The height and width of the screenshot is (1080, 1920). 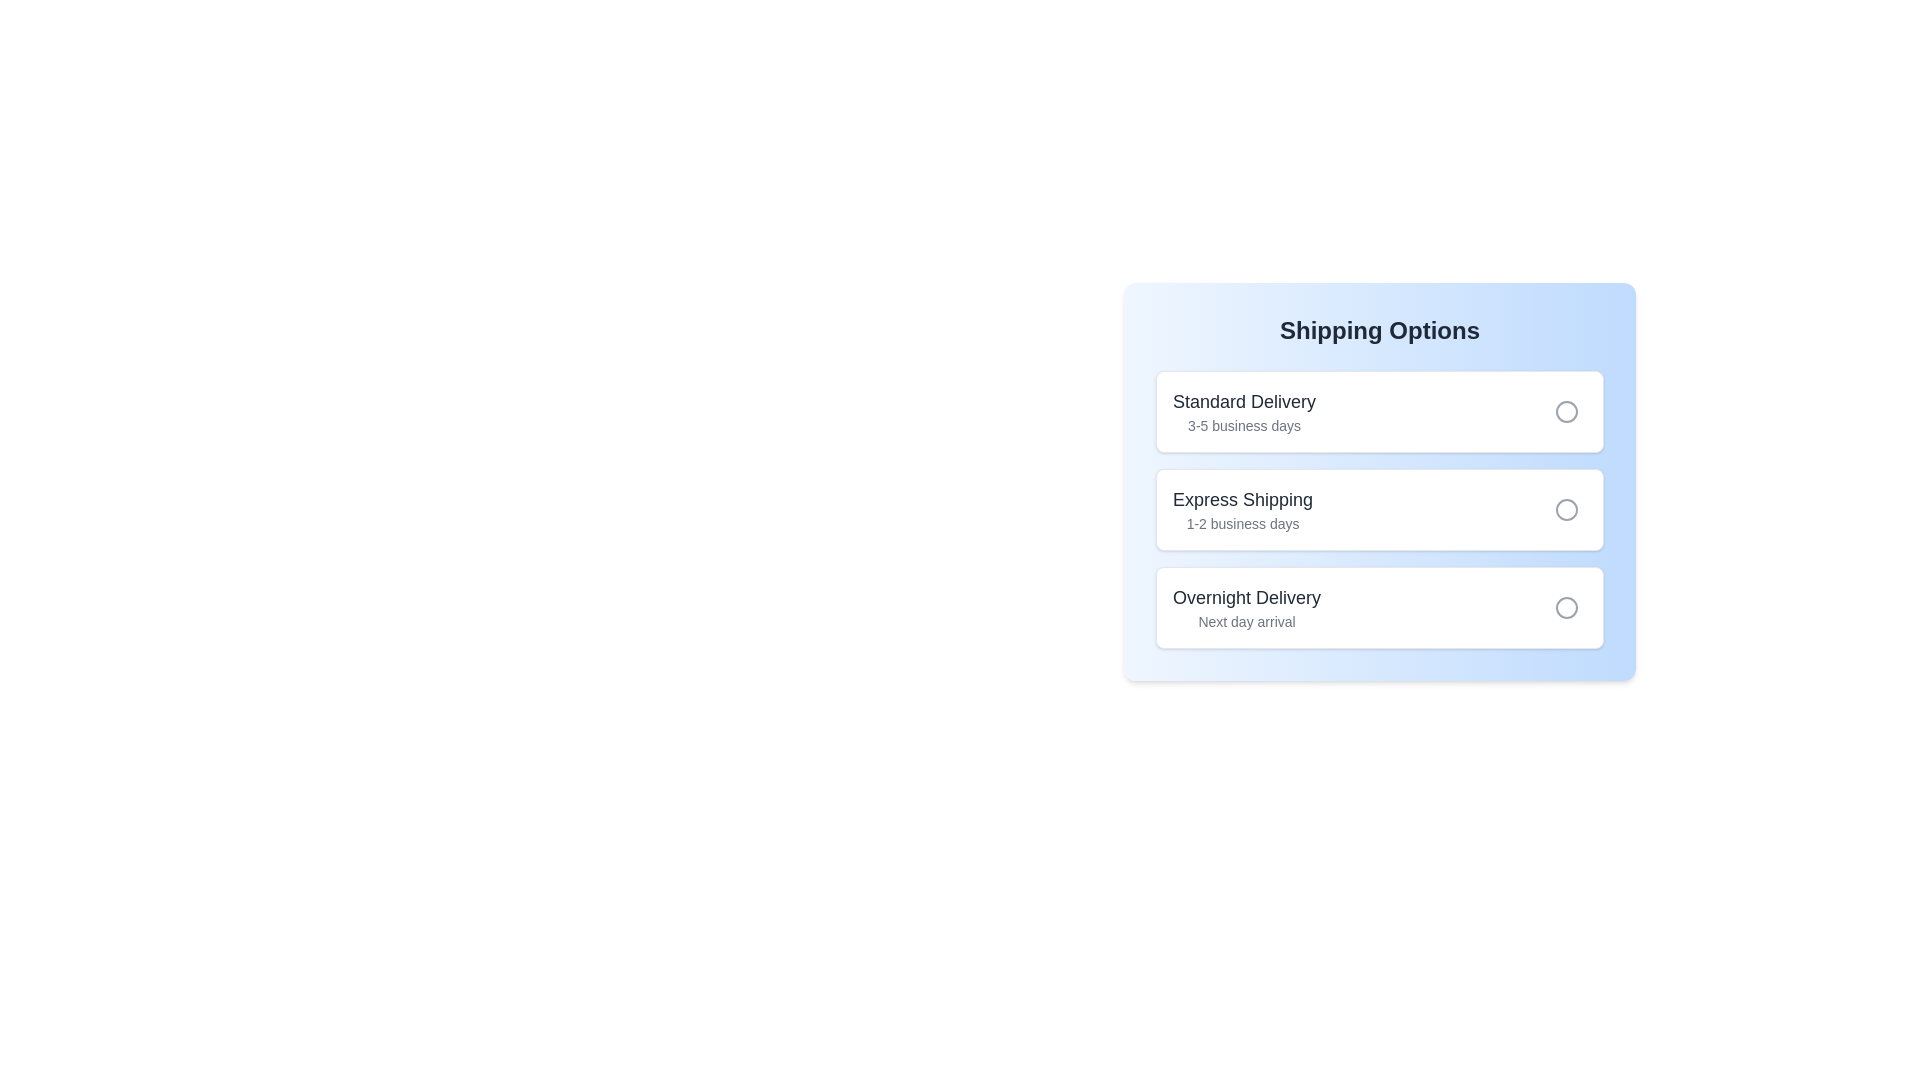 What do you see at coordinates (1246, 607) in the screenshot?
I see `the 'Overnight Delivery' text information block, which consists of two lines: 'Overnight Delivery' in bold and 'Next day arrival' below it, centered within the delivery options card` at bounding box center [1246, 607].